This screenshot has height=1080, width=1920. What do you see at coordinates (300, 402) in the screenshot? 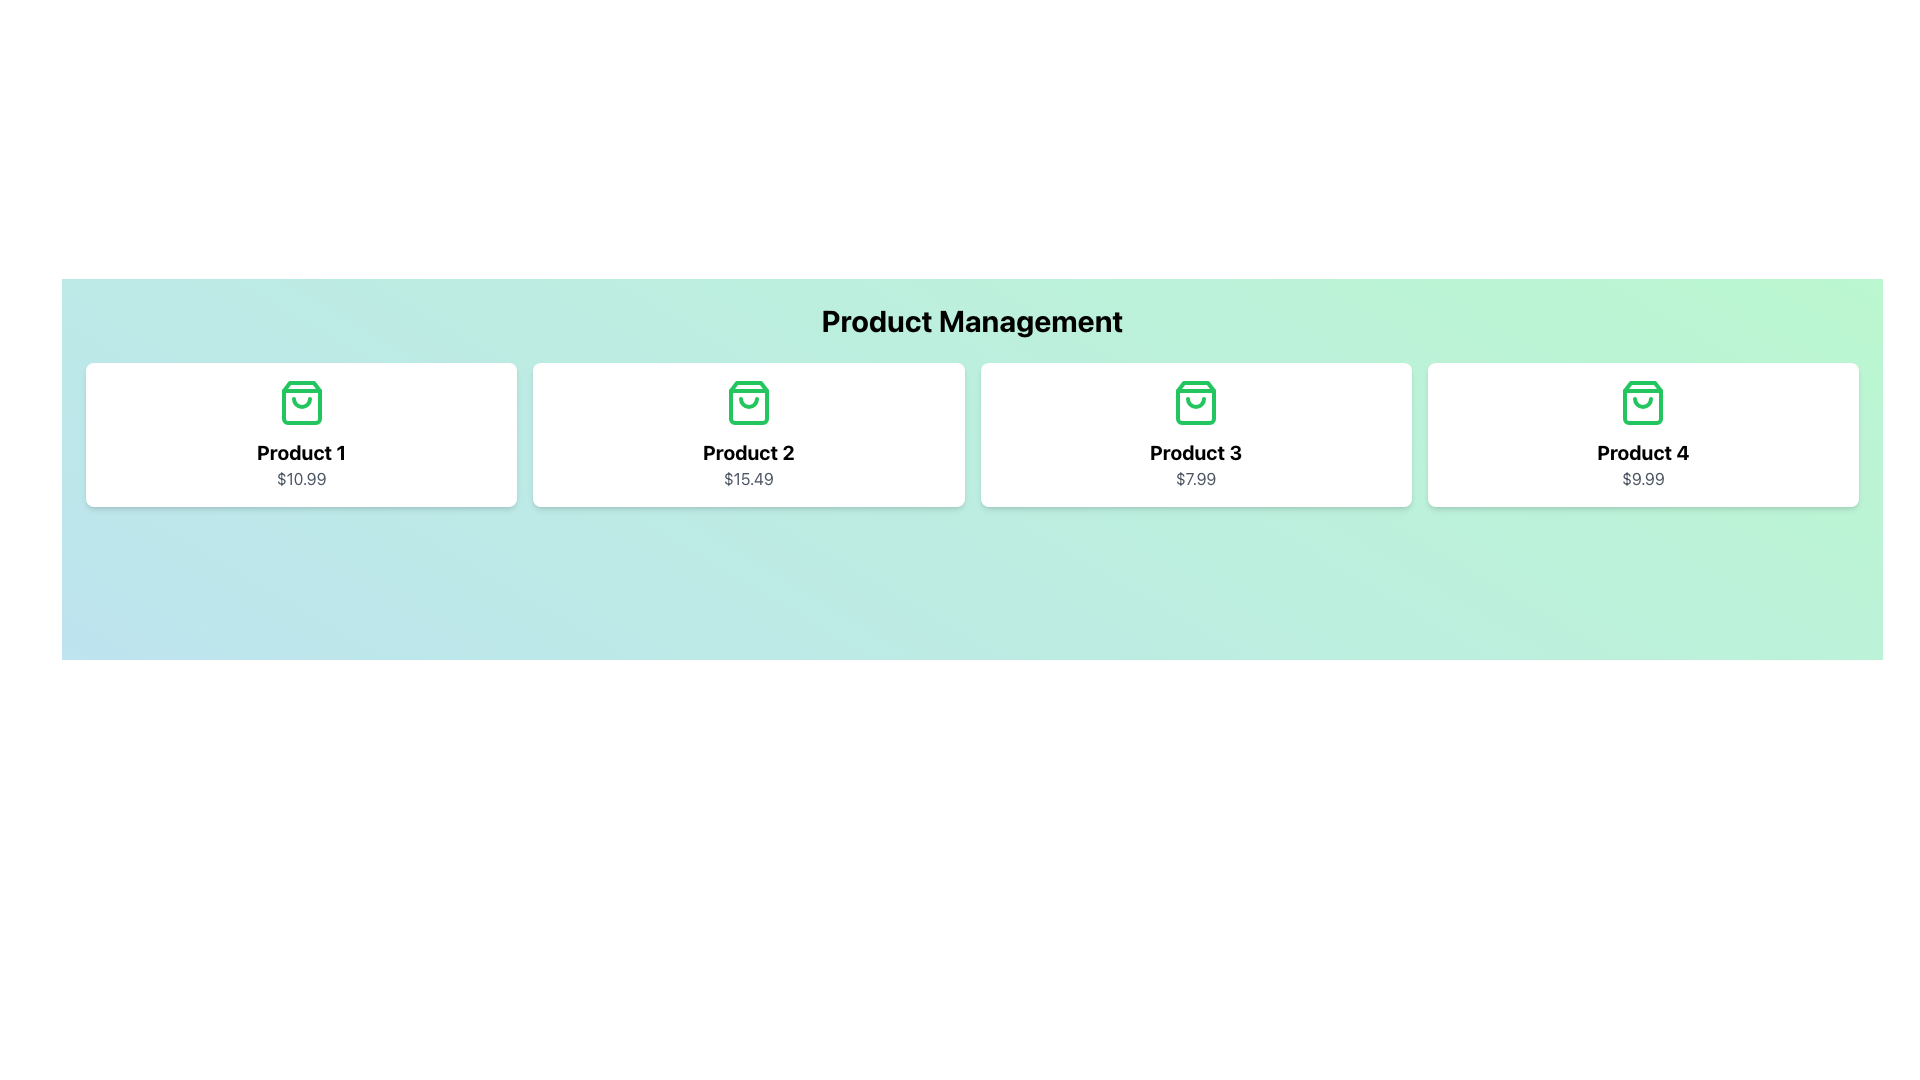
I see `the shopping icon located at the top of the card displaying the product information for 'Product 1' priced at '$10.99'` at bounding box center [300, 402].